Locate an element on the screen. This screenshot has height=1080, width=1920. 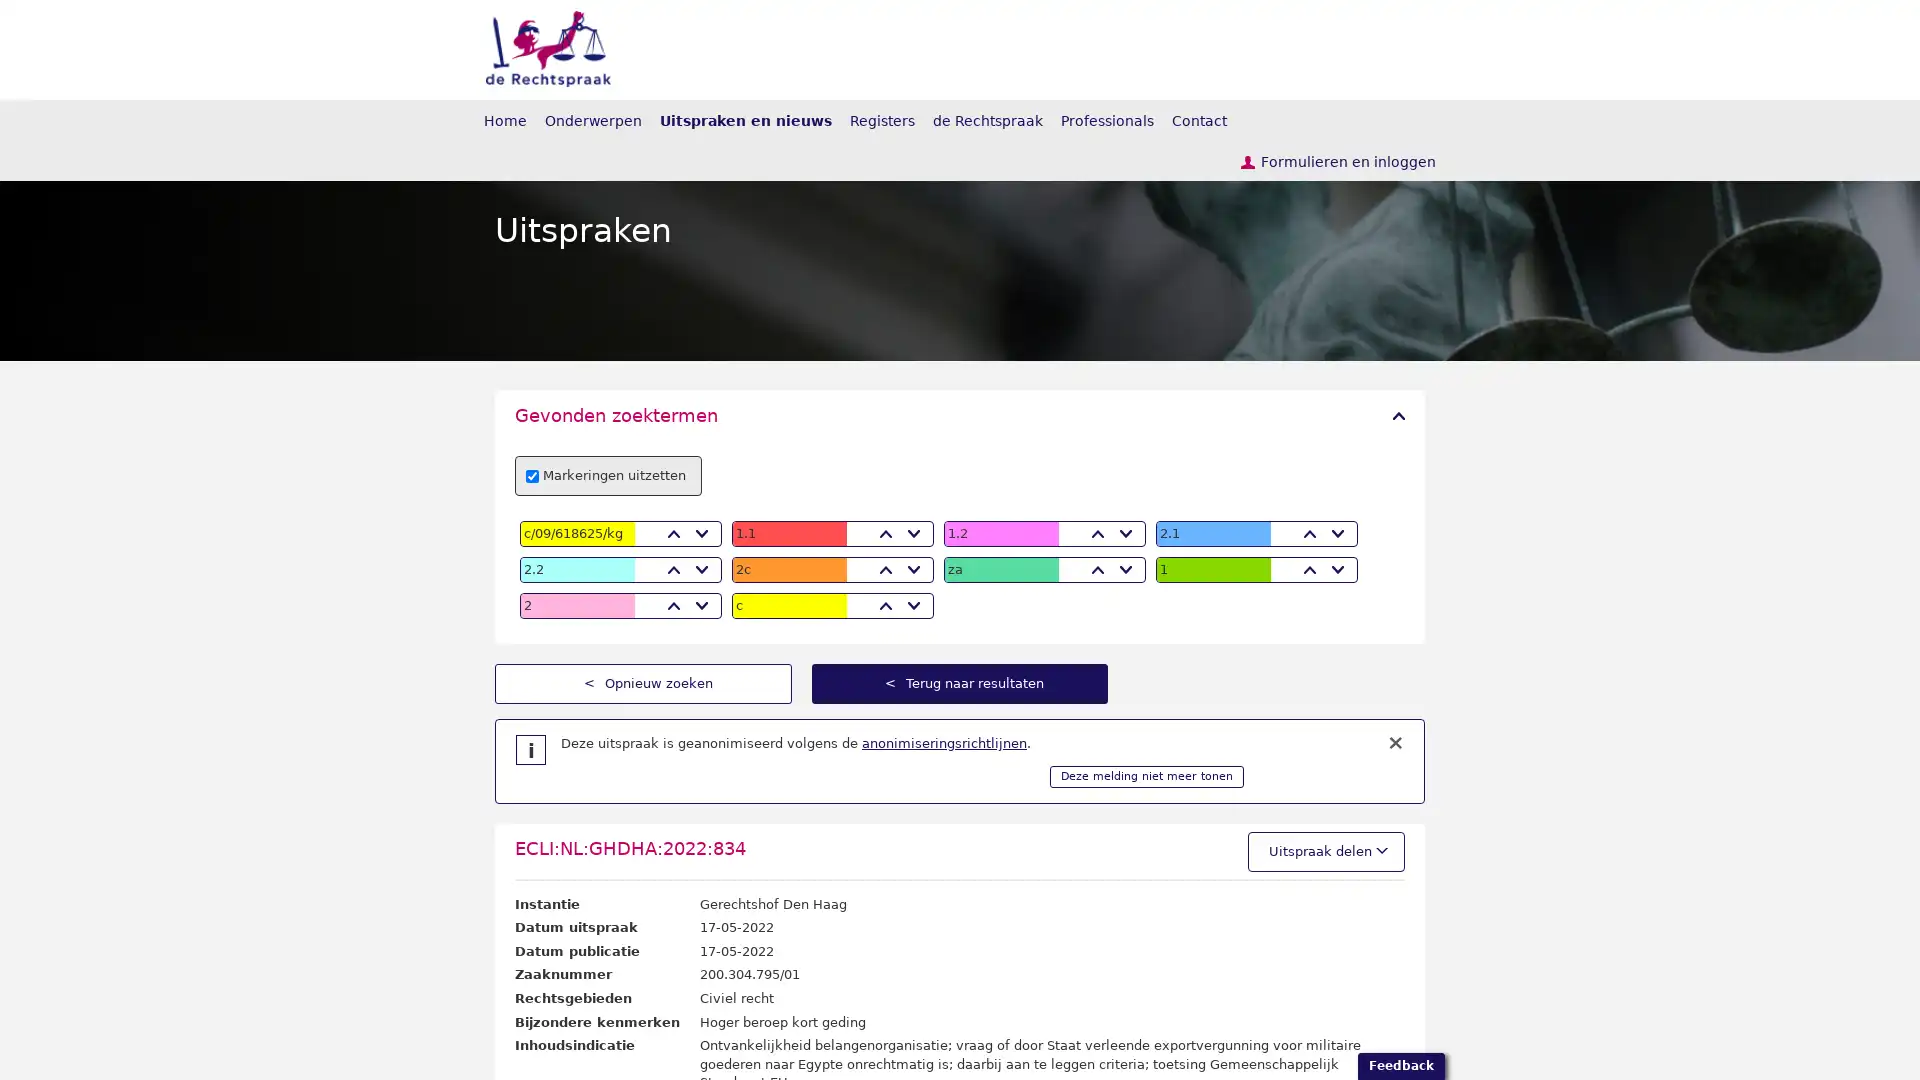
Volgende zoek term is located at coordinates (912, 604).